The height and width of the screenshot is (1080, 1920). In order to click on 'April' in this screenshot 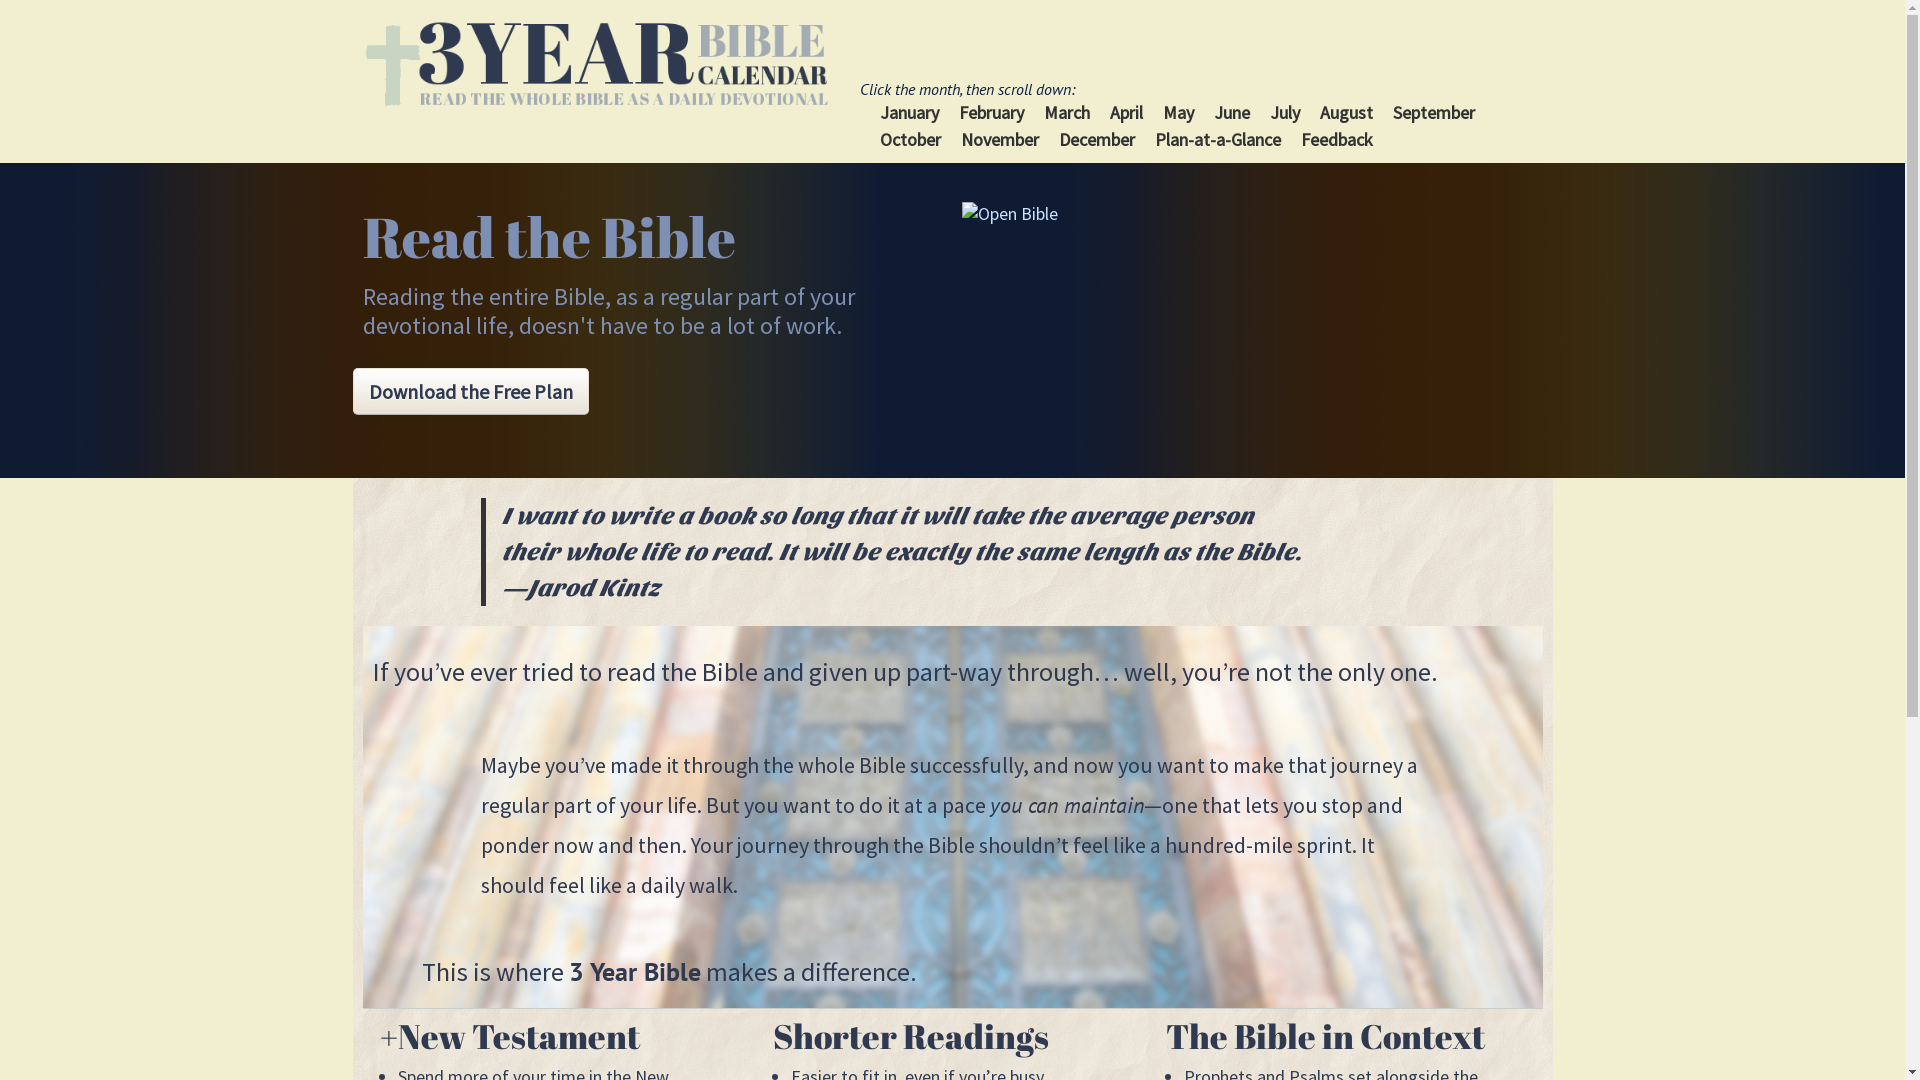, I will do `click(1126, 112)`.